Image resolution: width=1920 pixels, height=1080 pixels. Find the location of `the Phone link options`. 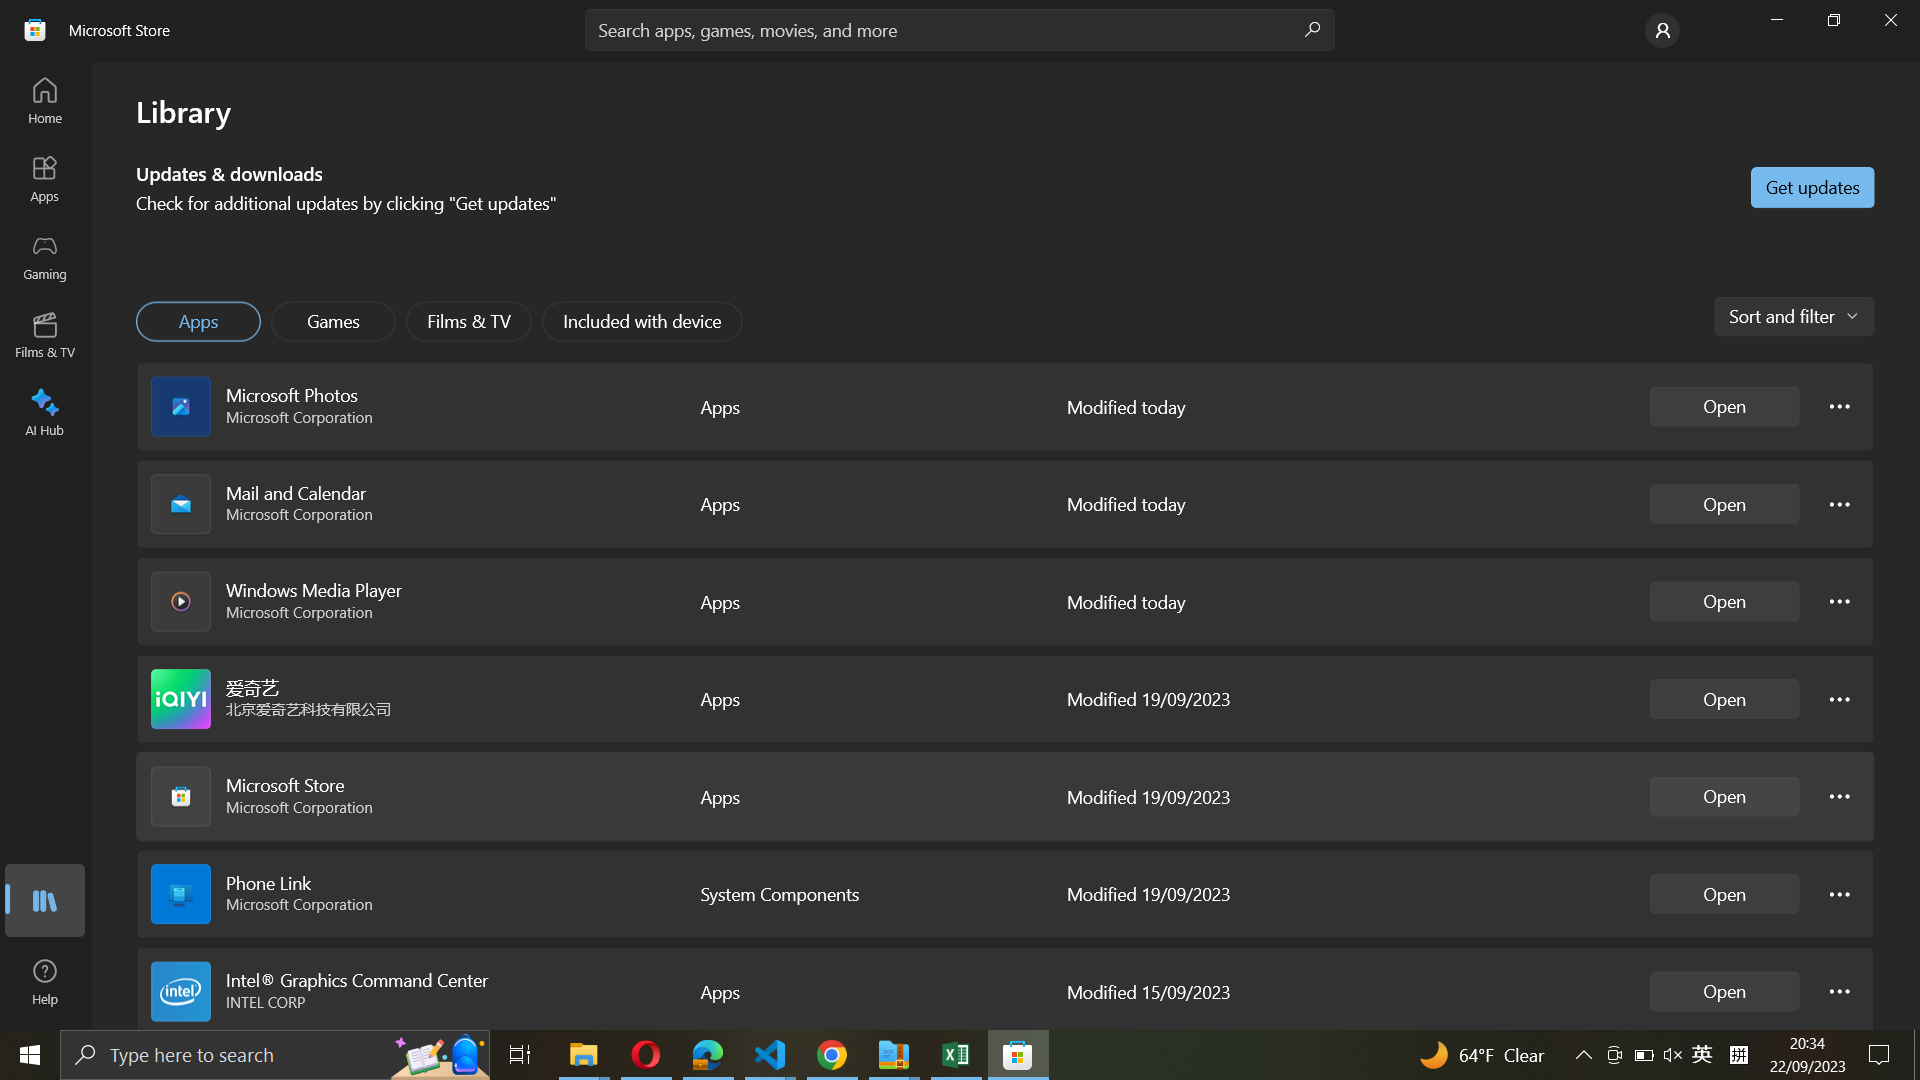

the Phone link options is located at coordinates (1840, 892).